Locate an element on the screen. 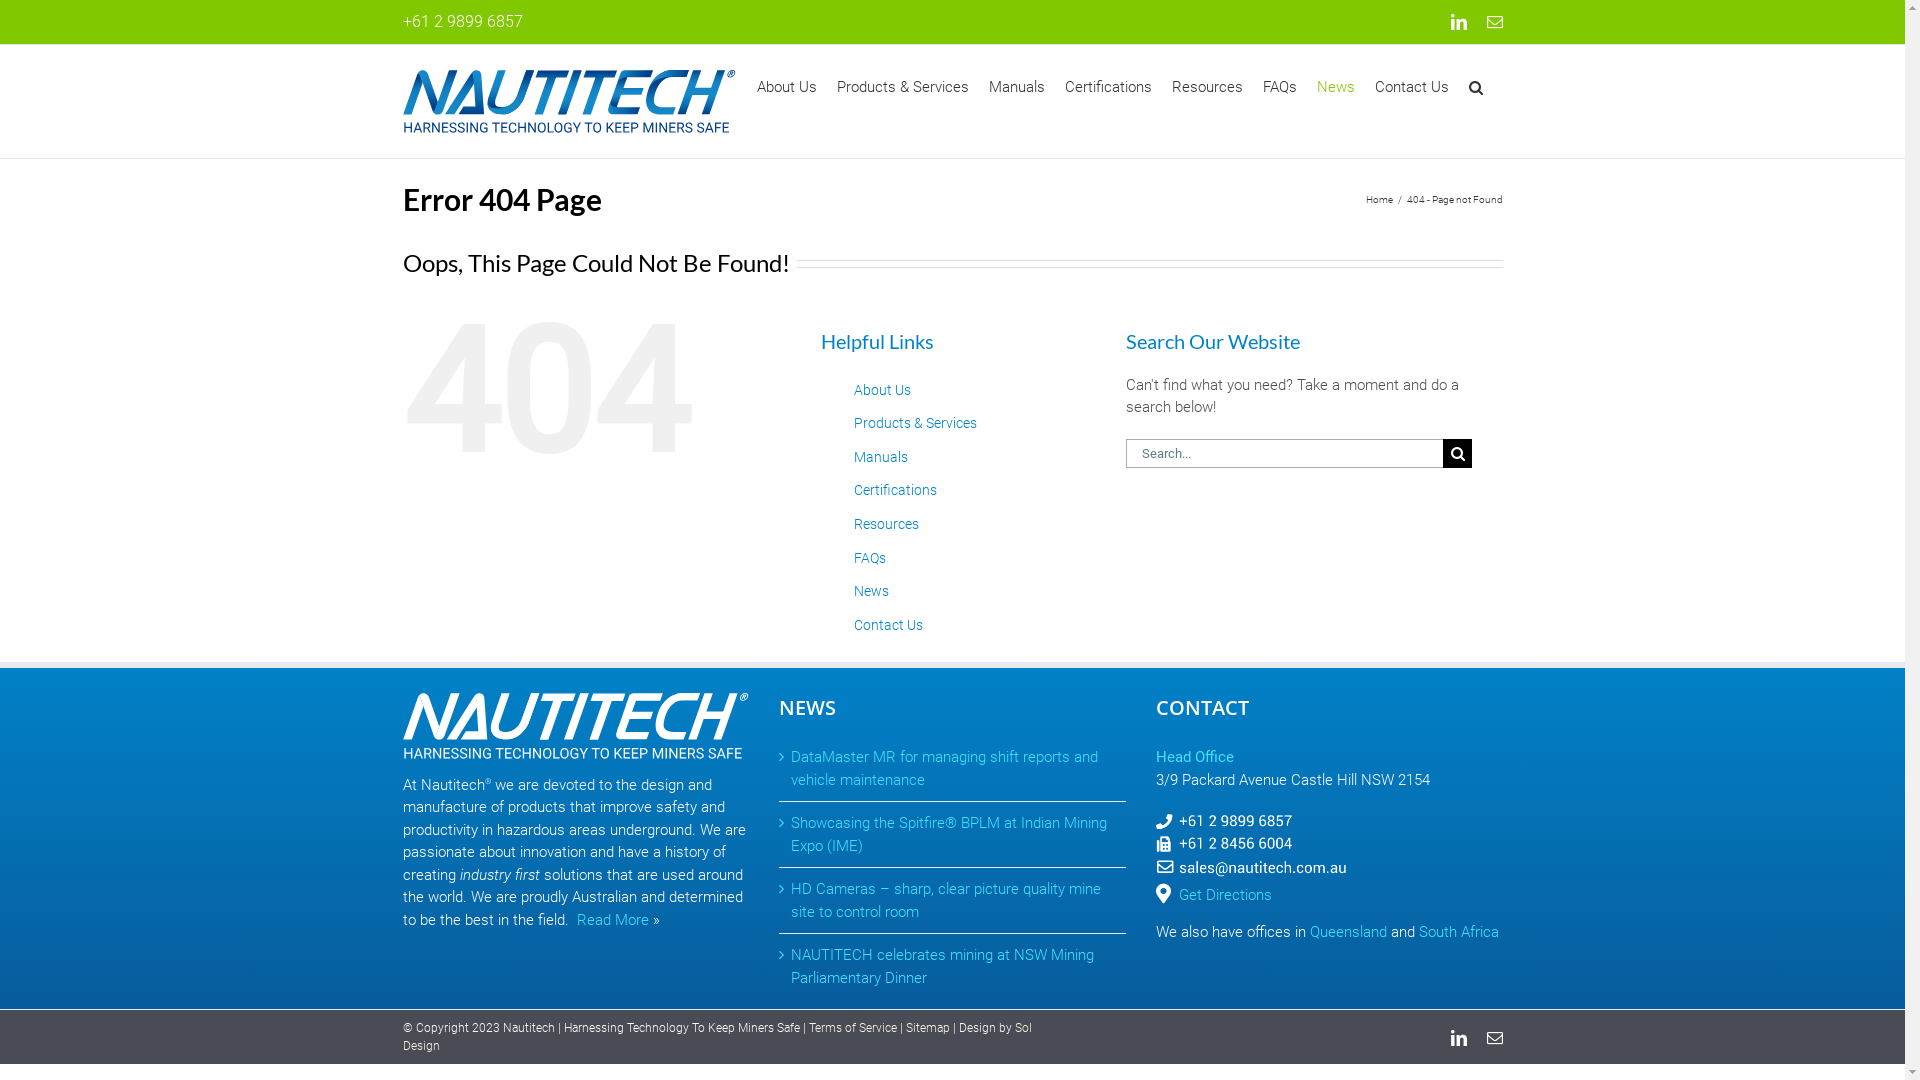  'Manuals' is located at coordinates (880, 456).